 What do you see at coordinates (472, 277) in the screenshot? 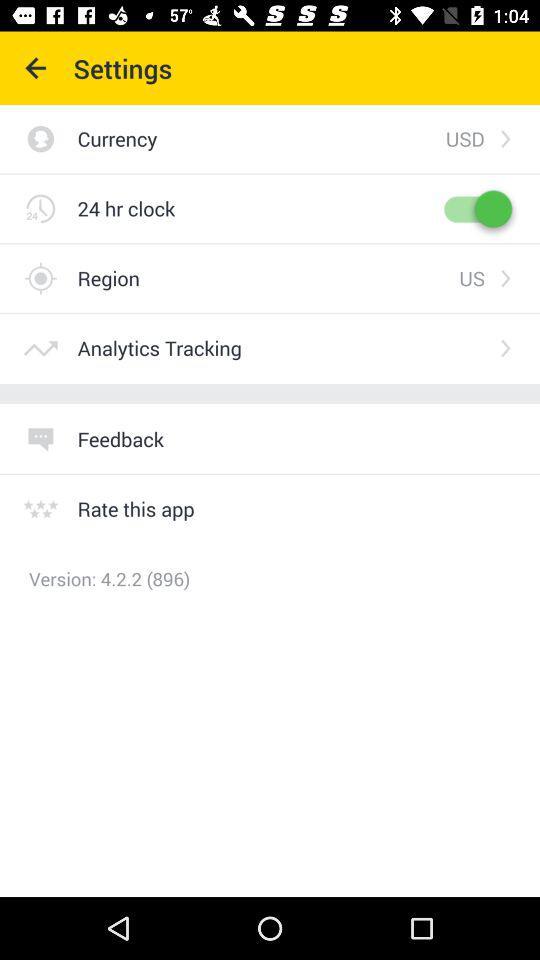
I see `the item next to the region icon` at bounding box center [472, 277].